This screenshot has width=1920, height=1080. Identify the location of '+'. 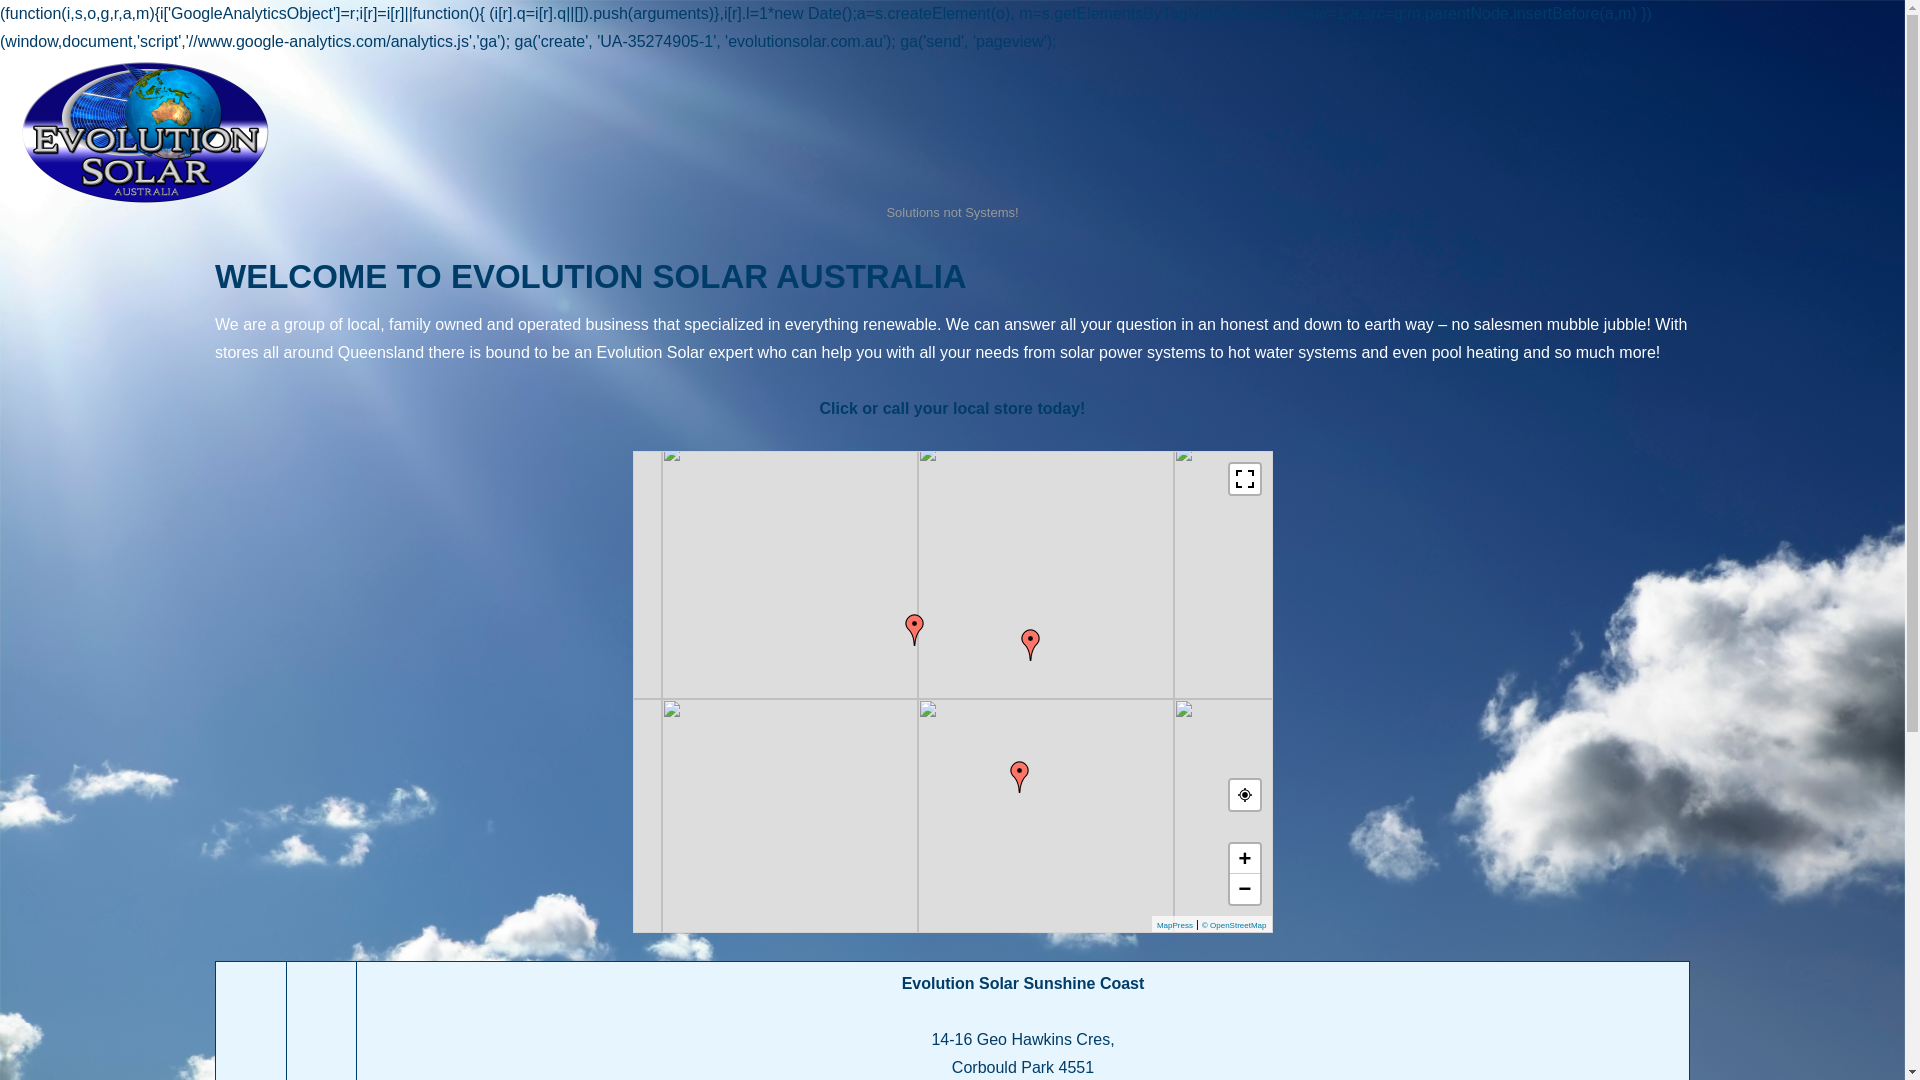
(1243, 858).